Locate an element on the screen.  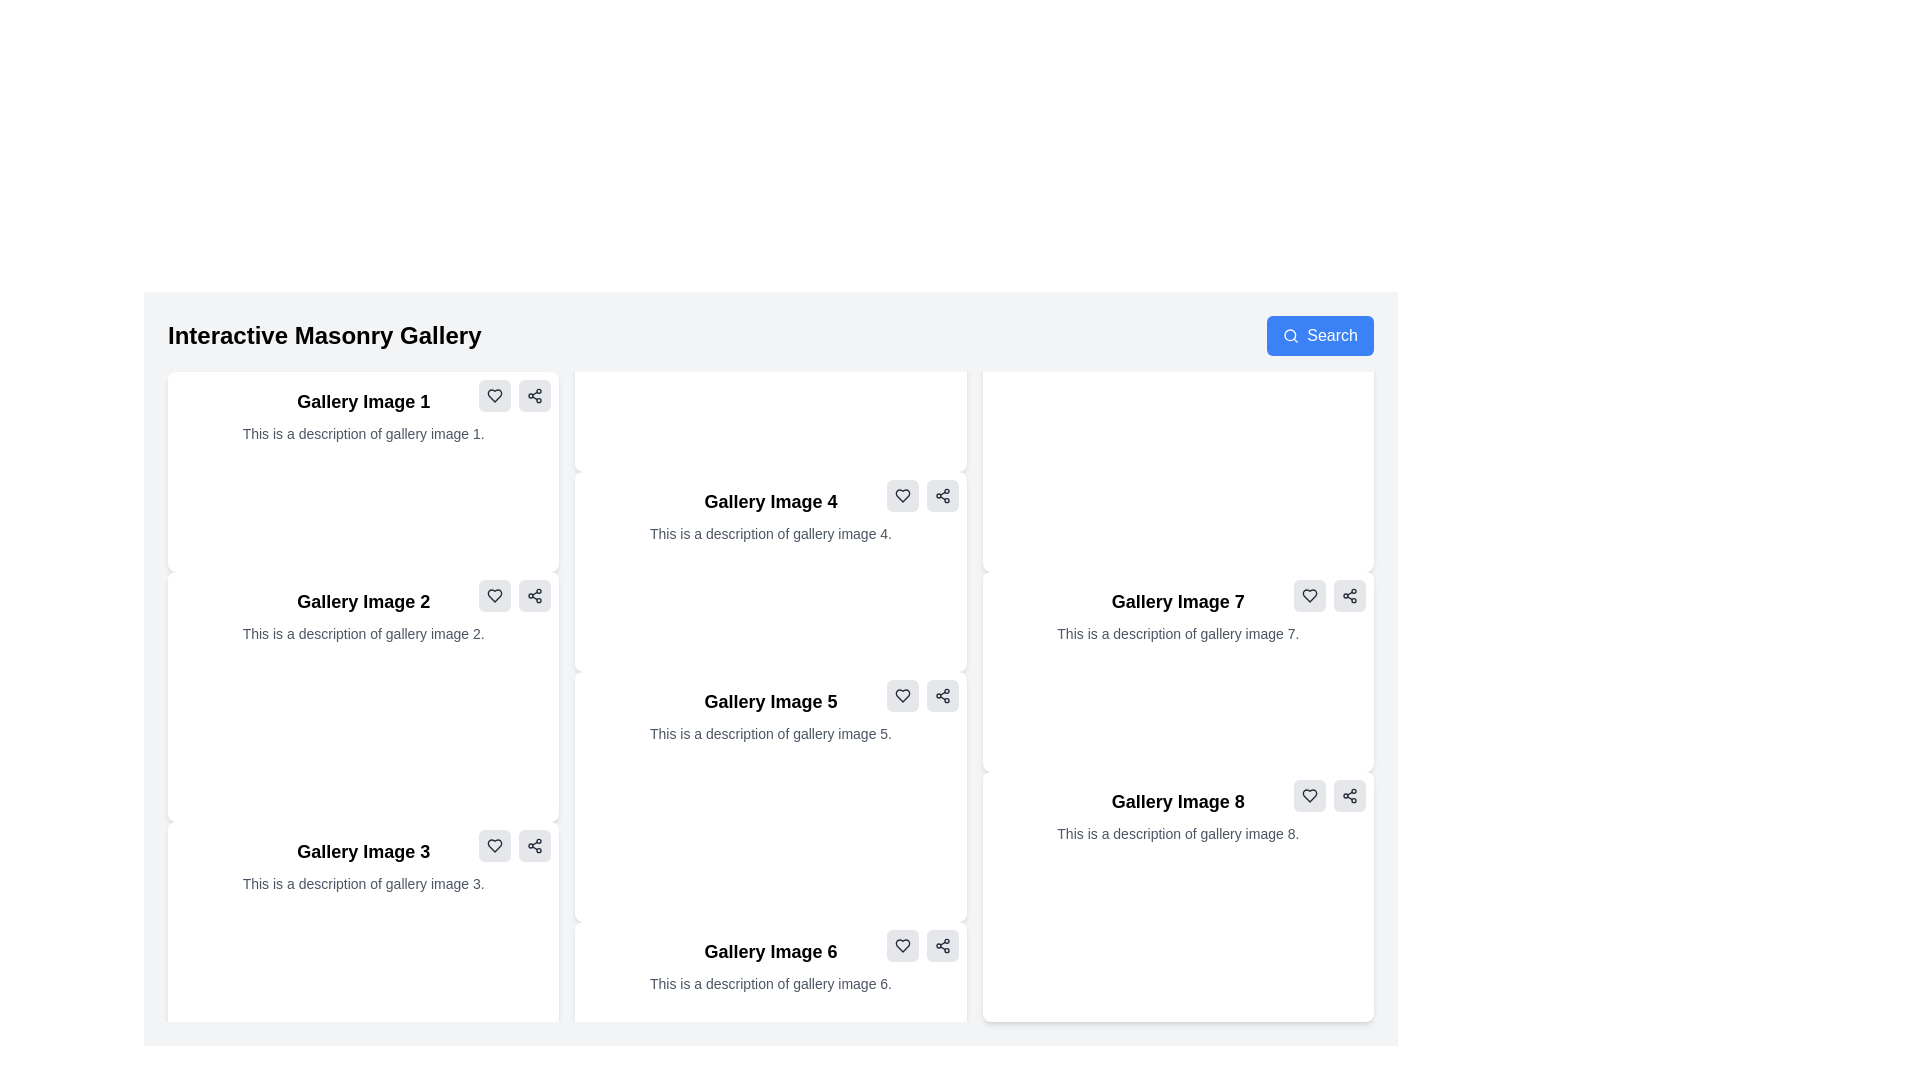
the share icon button located at the bottom right corner of the card for 'Gallery Image 6' to initiate sharing is located at coordinates (941, 945).